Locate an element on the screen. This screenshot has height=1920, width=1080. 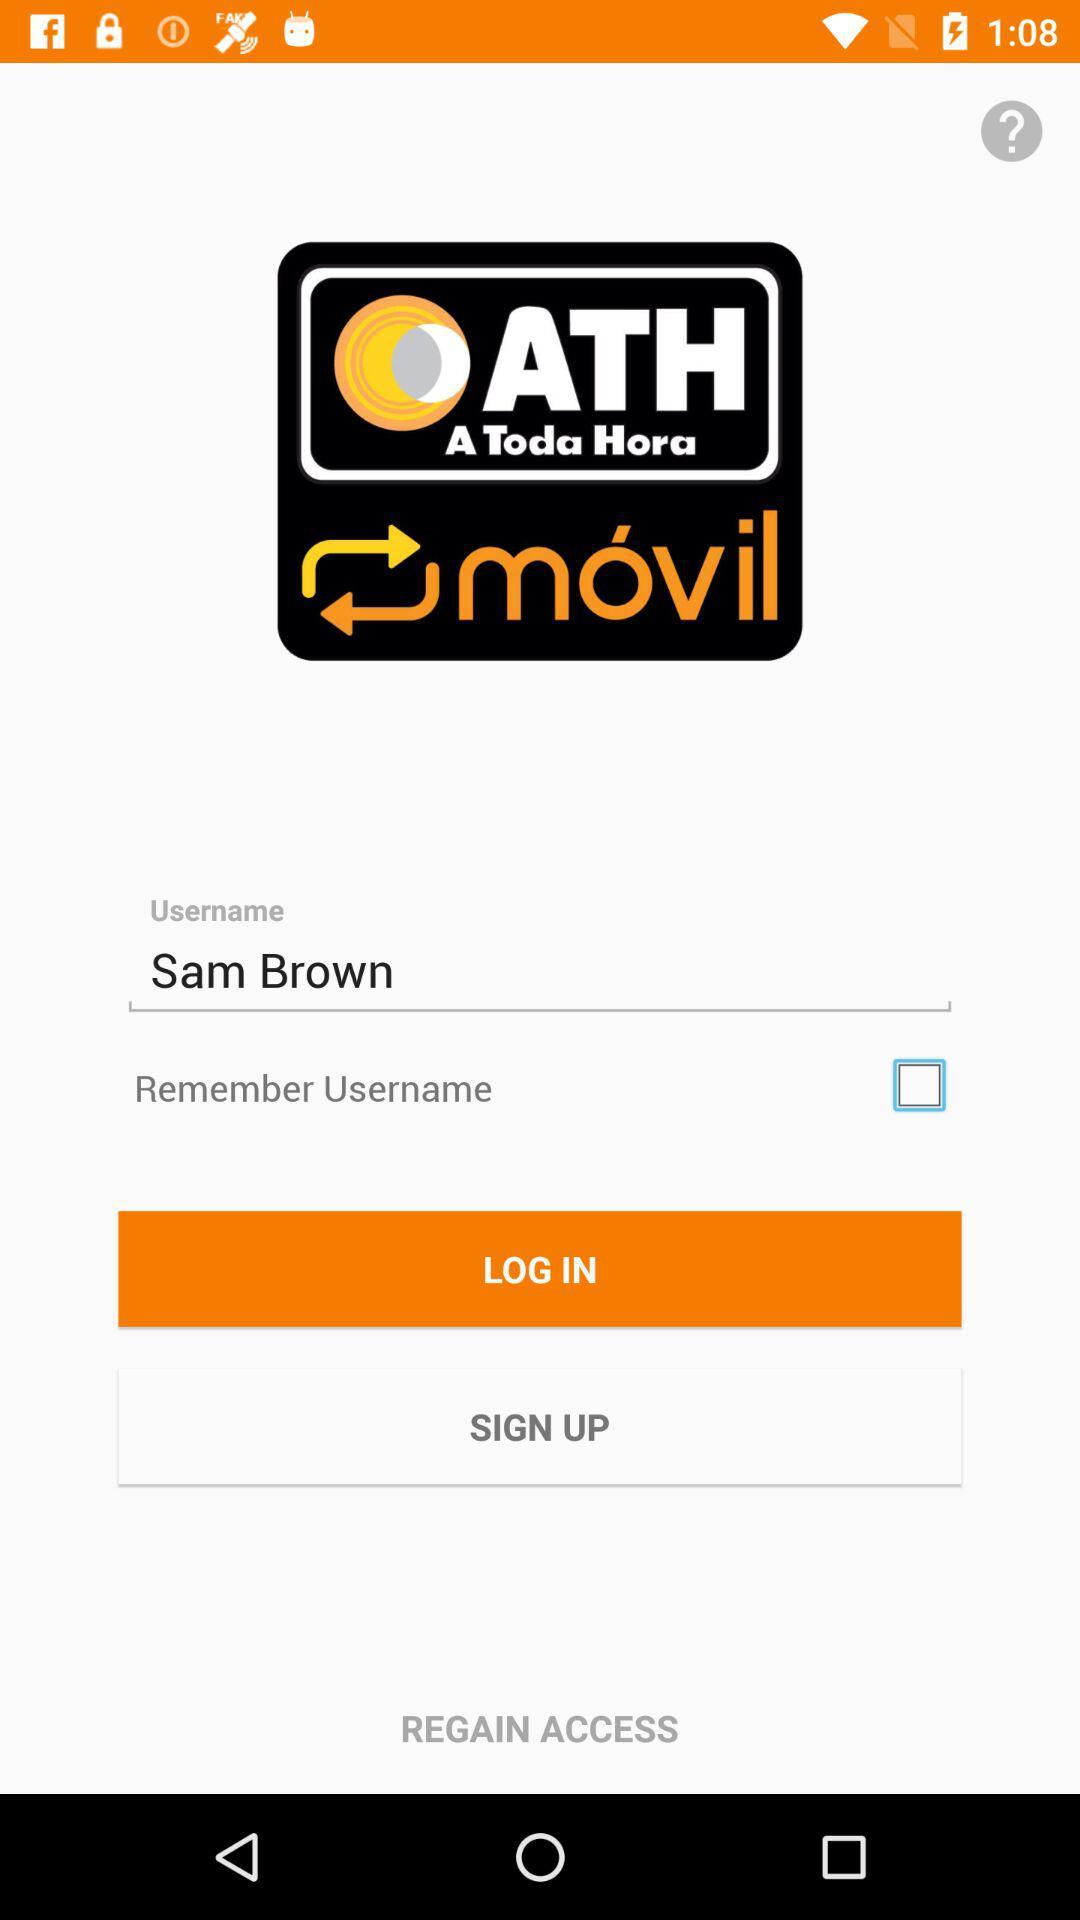
get help is located at coordinates (1011, 130).